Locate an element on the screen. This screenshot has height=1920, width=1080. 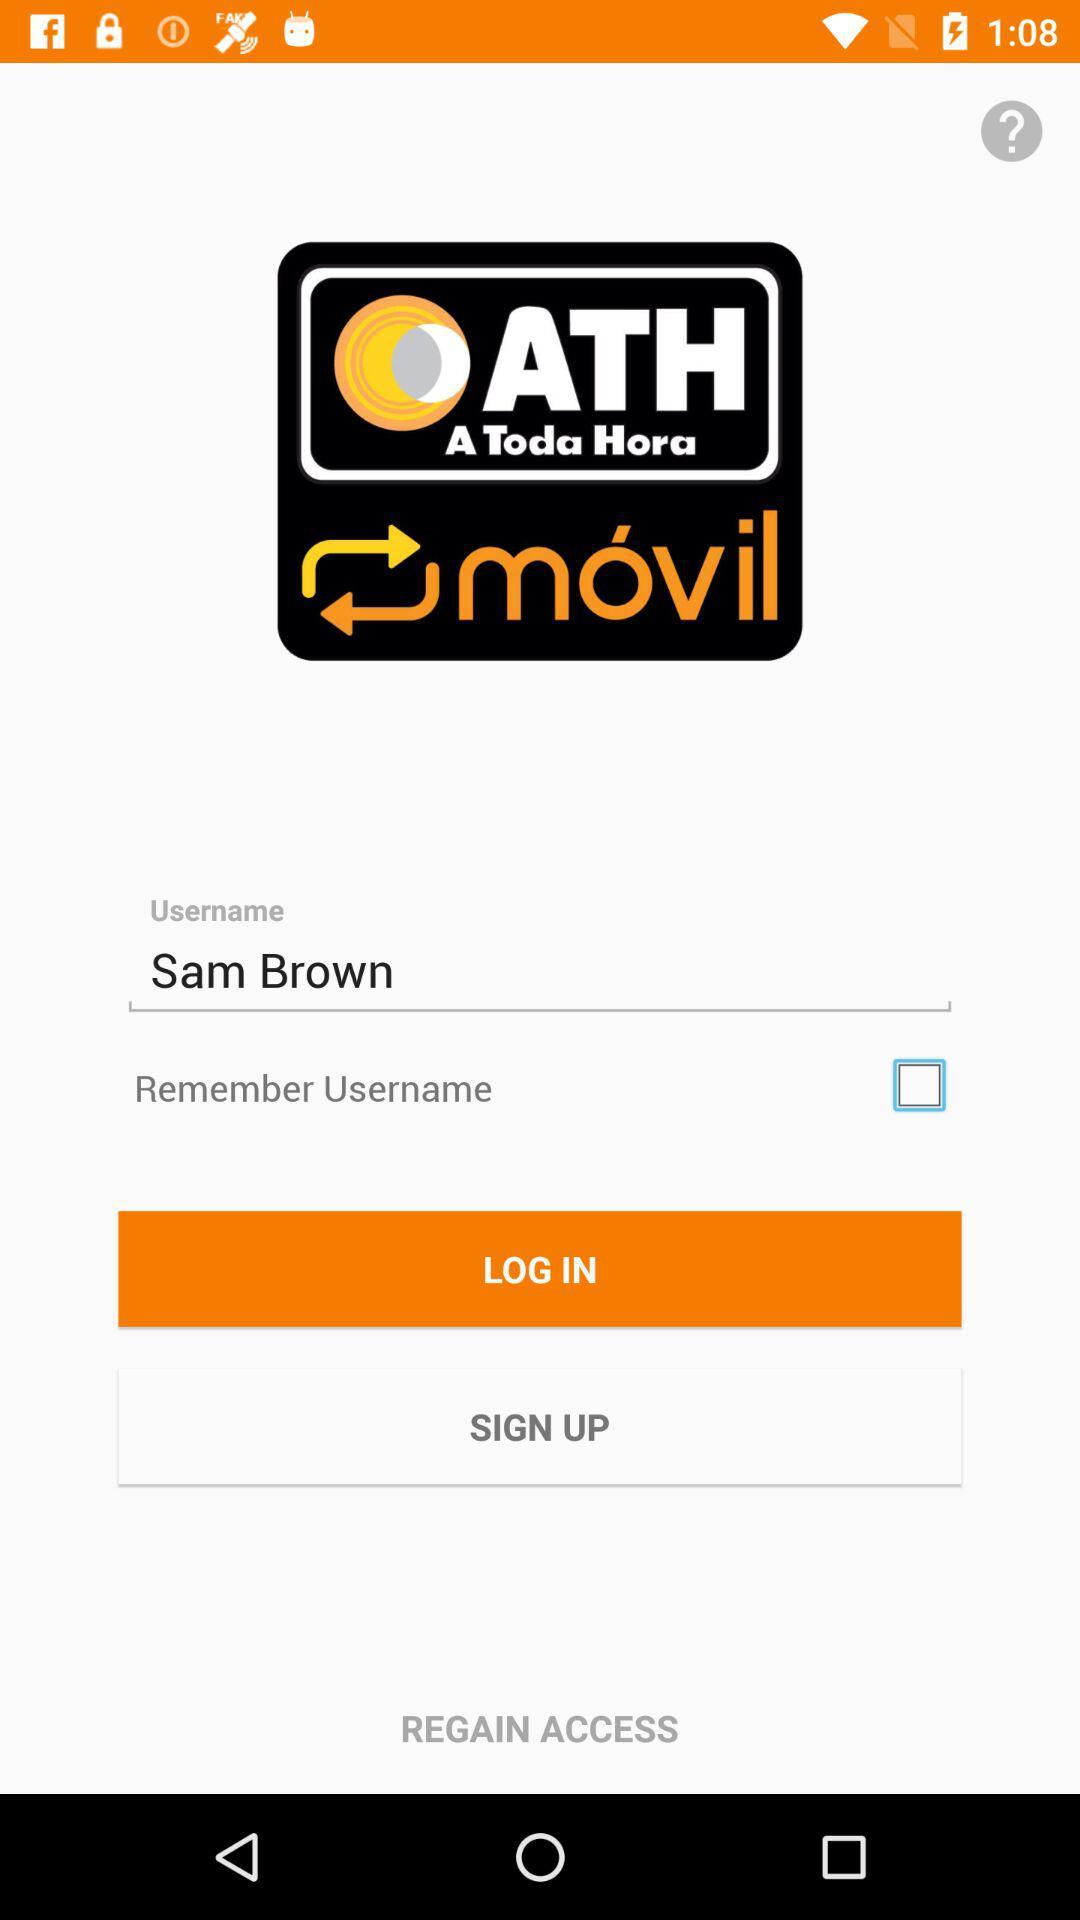
get help is located at coordinates (1011, 130).